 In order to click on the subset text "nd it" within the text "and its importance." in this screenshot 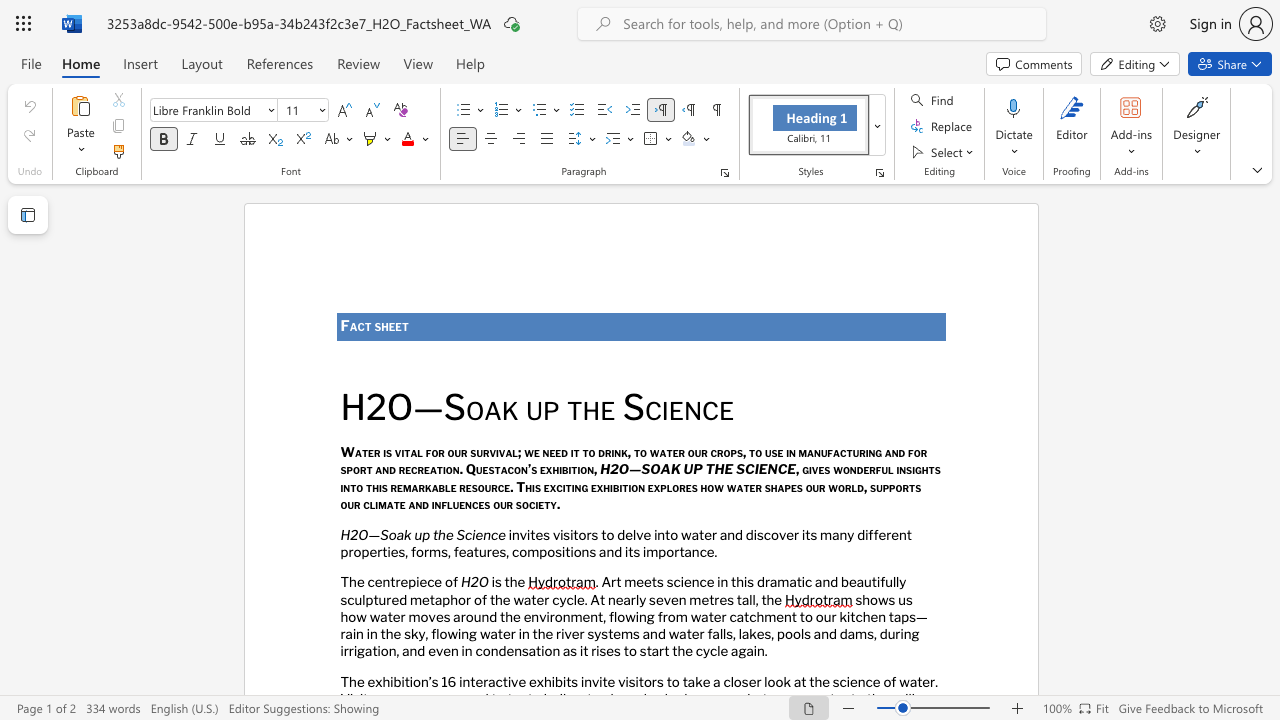, I will do `click(605, 551)`.